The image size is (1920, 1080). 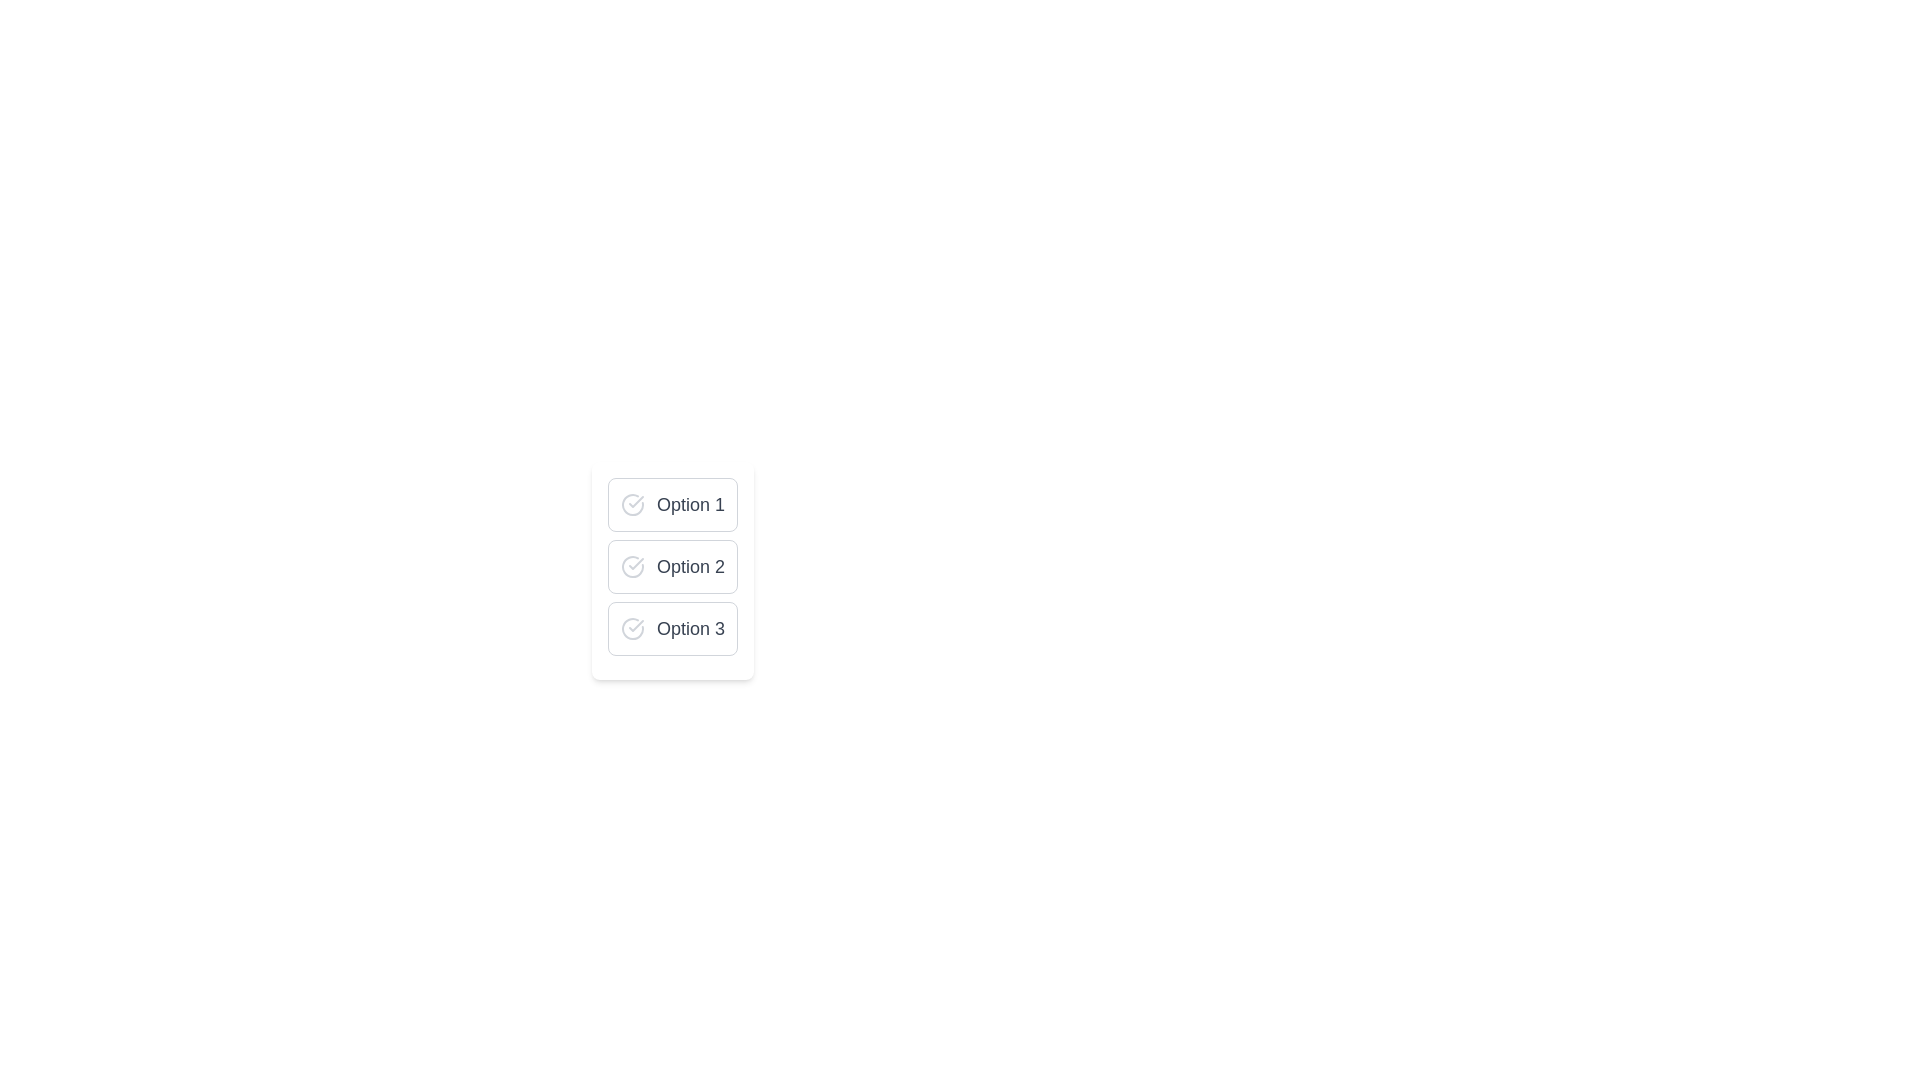 What do you see at coordinates (632, 567) in the screenshot?
I see `the checkmark icon indicating the selection state for 'Option 2', which is located to the left of the text label in the option panel` at bounding box center [632, 567].